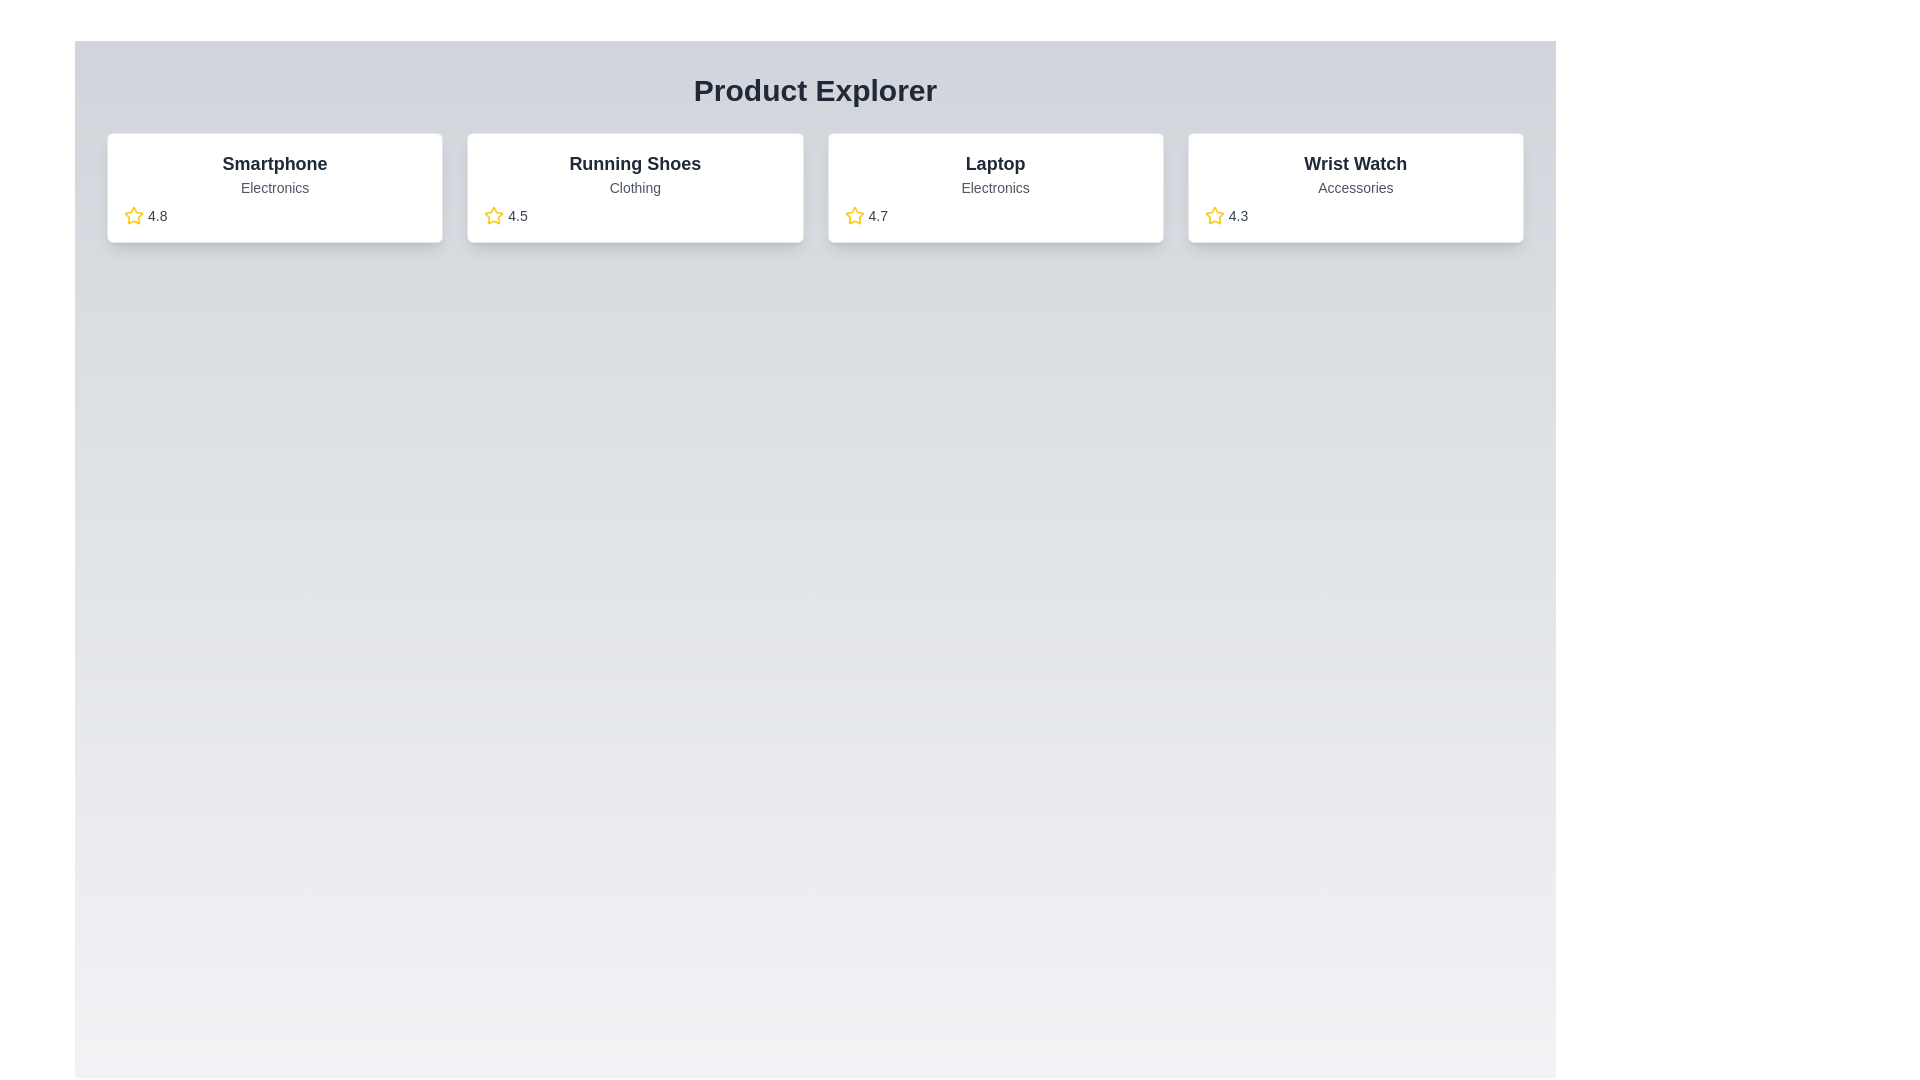  What do you see at coordinates (518, 216) in the screenshot?
I see `the static text label displaying the average rating score of the product on the second card labeled 'Running Shoes' in the 'Clothing' category` at bounding box center [518, 216].